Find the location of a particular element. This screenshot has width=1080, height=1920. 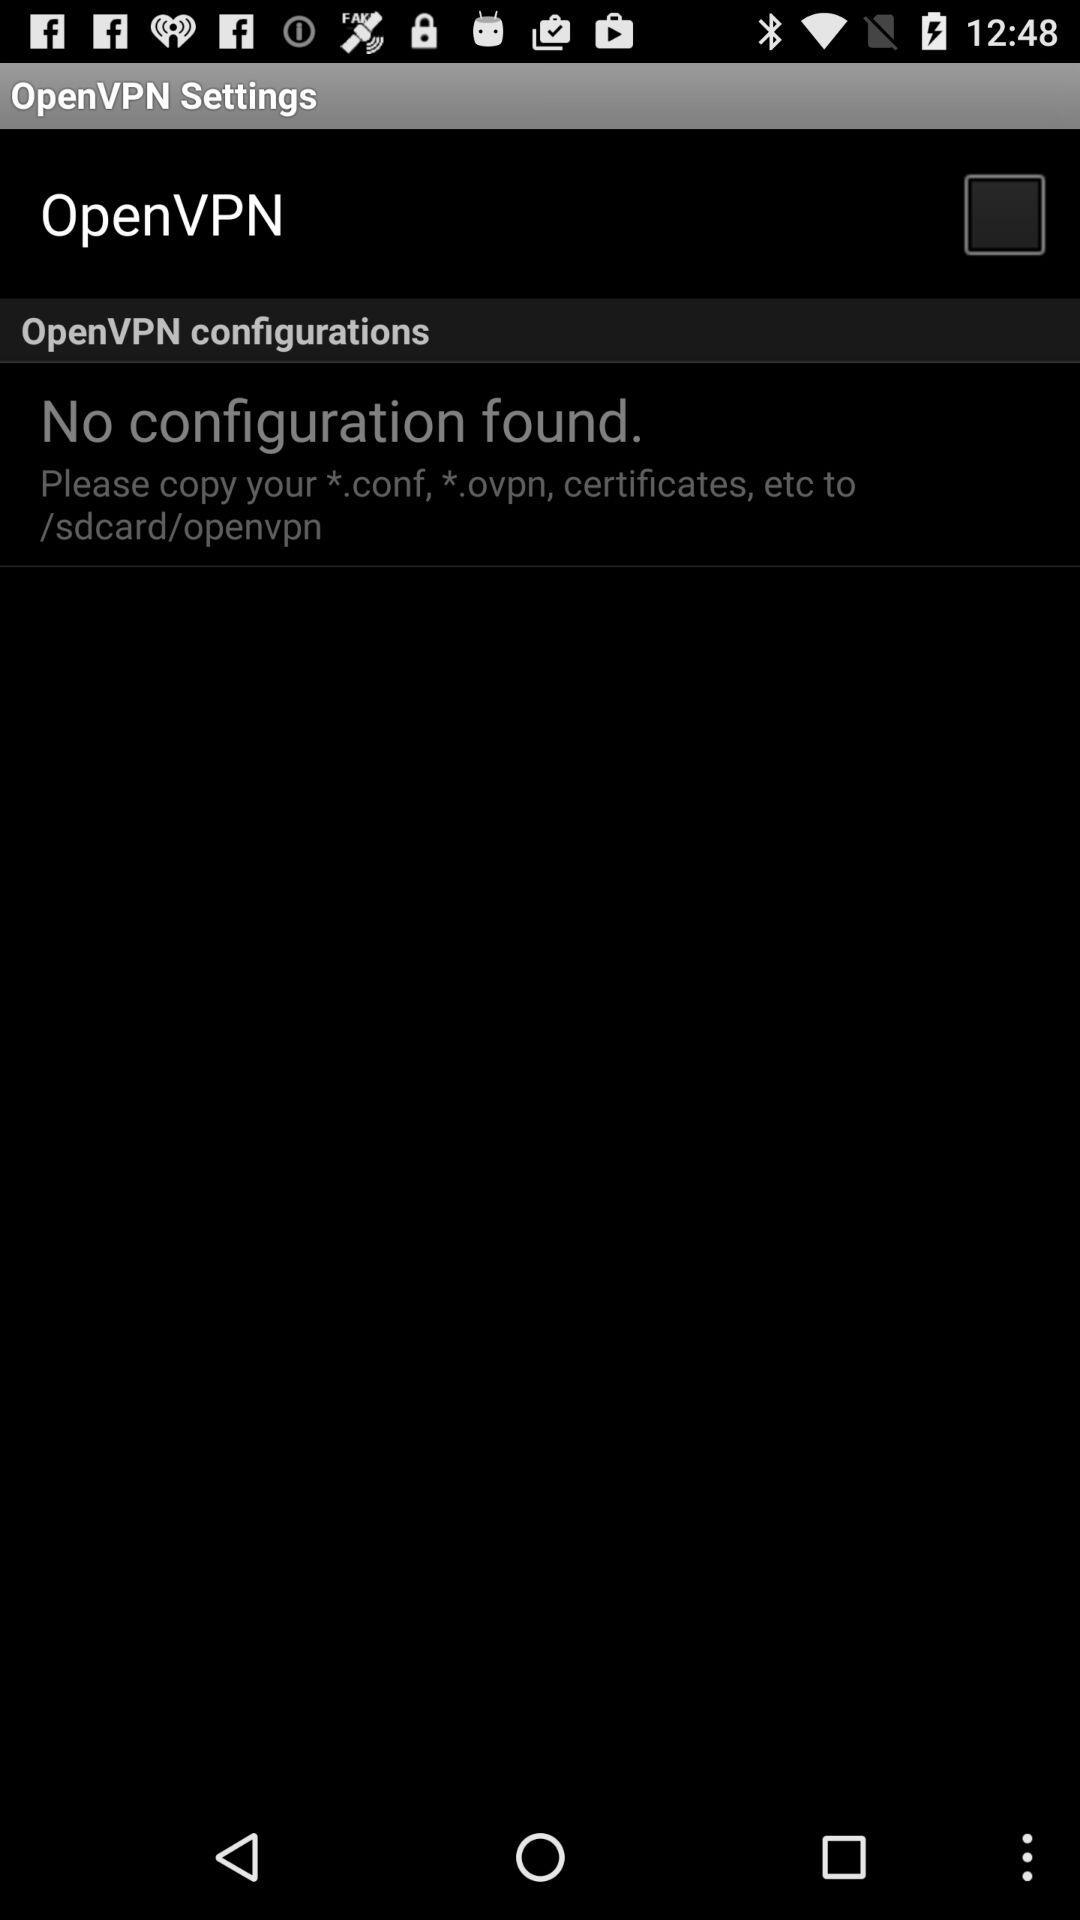

app to the right of the openvpn is located at coordinates (1003, 212).